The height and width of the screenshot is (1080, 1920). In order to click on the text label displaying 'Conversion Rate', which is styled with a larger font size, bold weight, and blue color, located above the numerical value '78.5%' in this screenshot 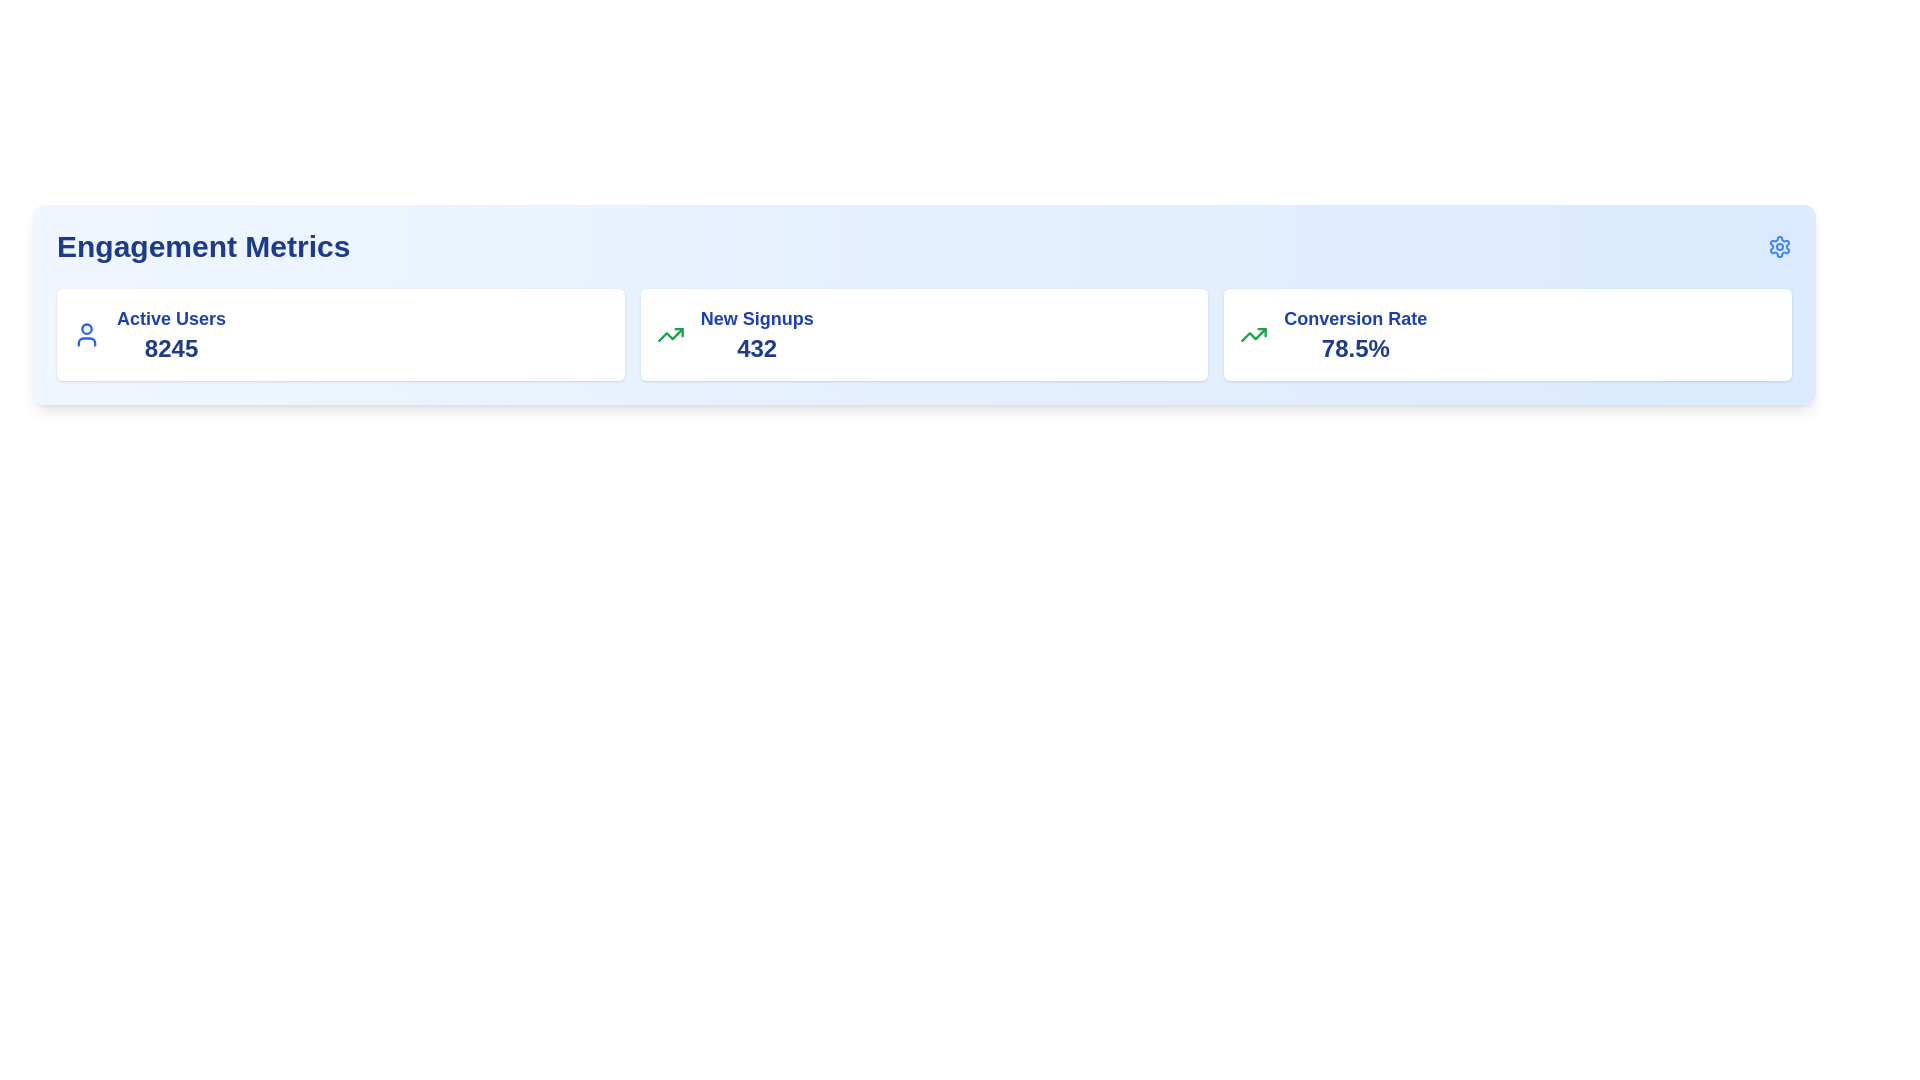, I will do `click(1355, 318)`.